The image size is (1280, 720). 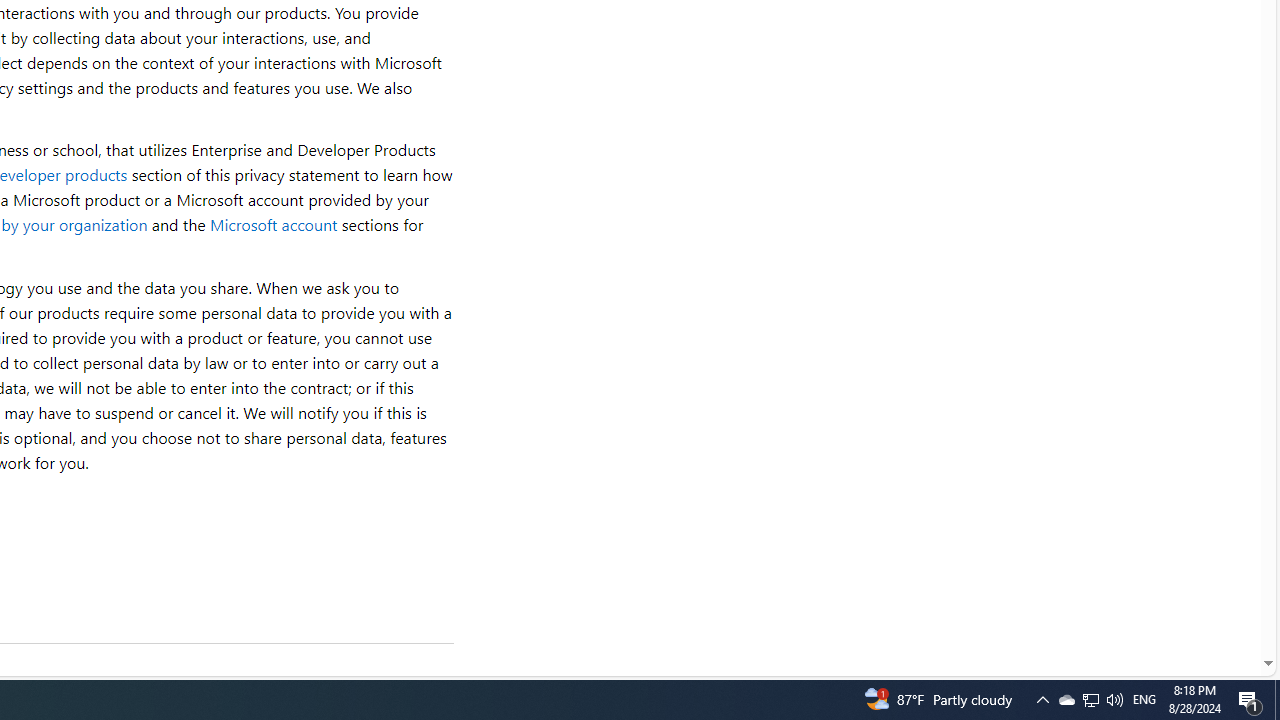 I want to click on 'Microsoft account', so click(x=272, y=225).